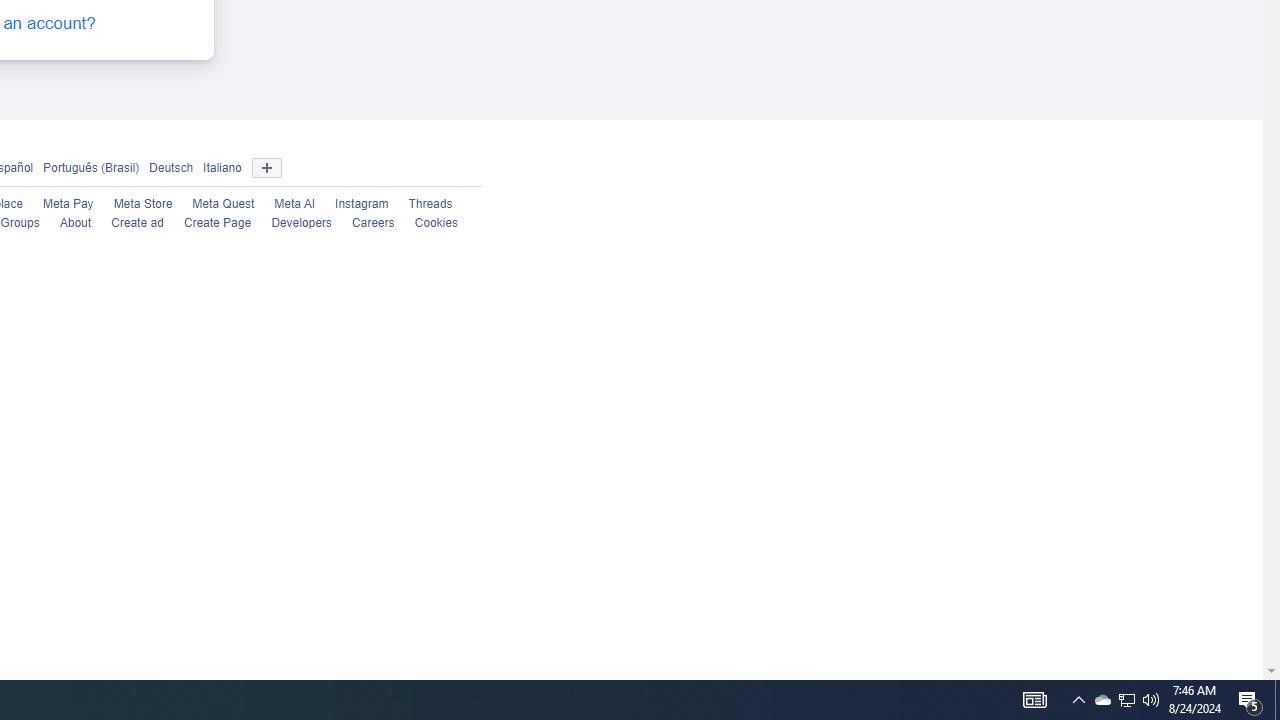  Describe the element at coordinates (362, 204) in the screenshot. I see `'Instagram'` at that location.